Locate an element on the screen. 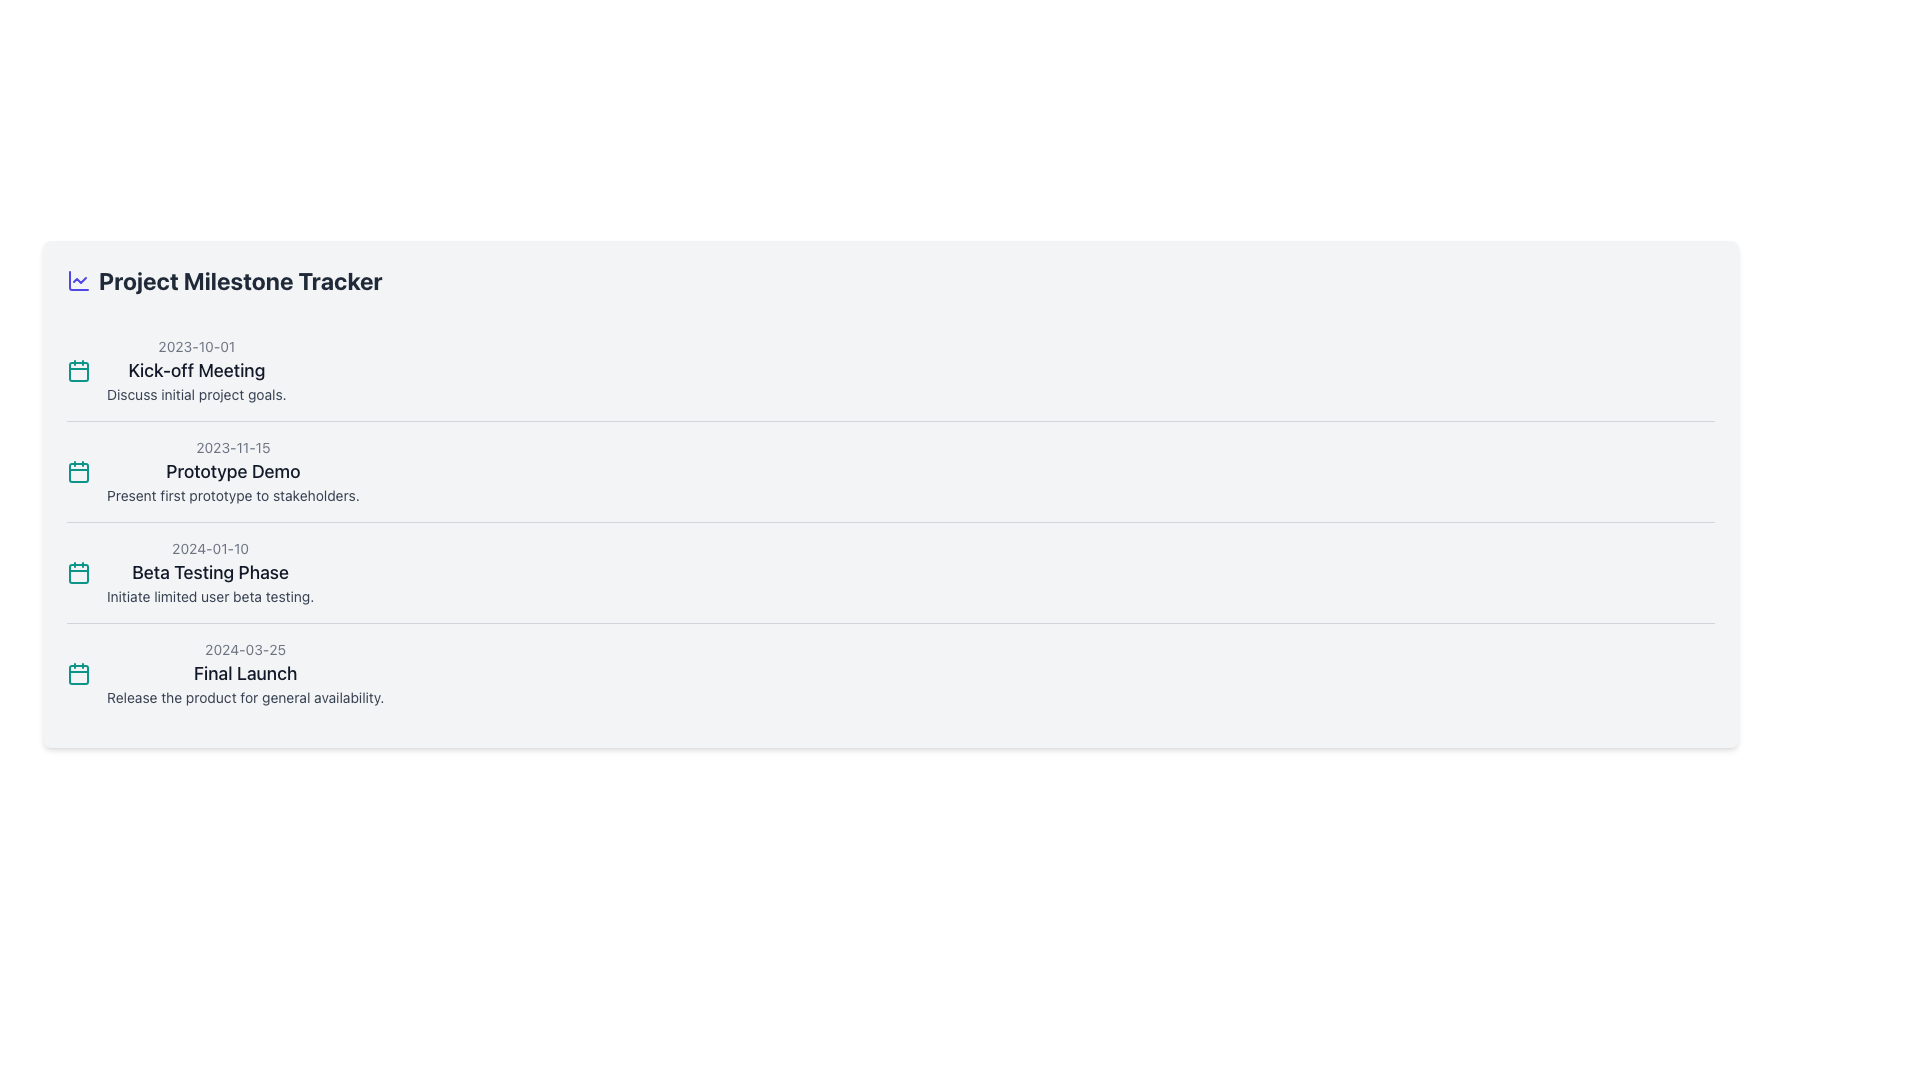 The height and width of the screenshot is (1080, 1920). text label representing the title of the milestone or event in the tracker, located below the date '2024-03-25' and above the description 'Release the product for general availability.' is located at coordinates (244, 674).